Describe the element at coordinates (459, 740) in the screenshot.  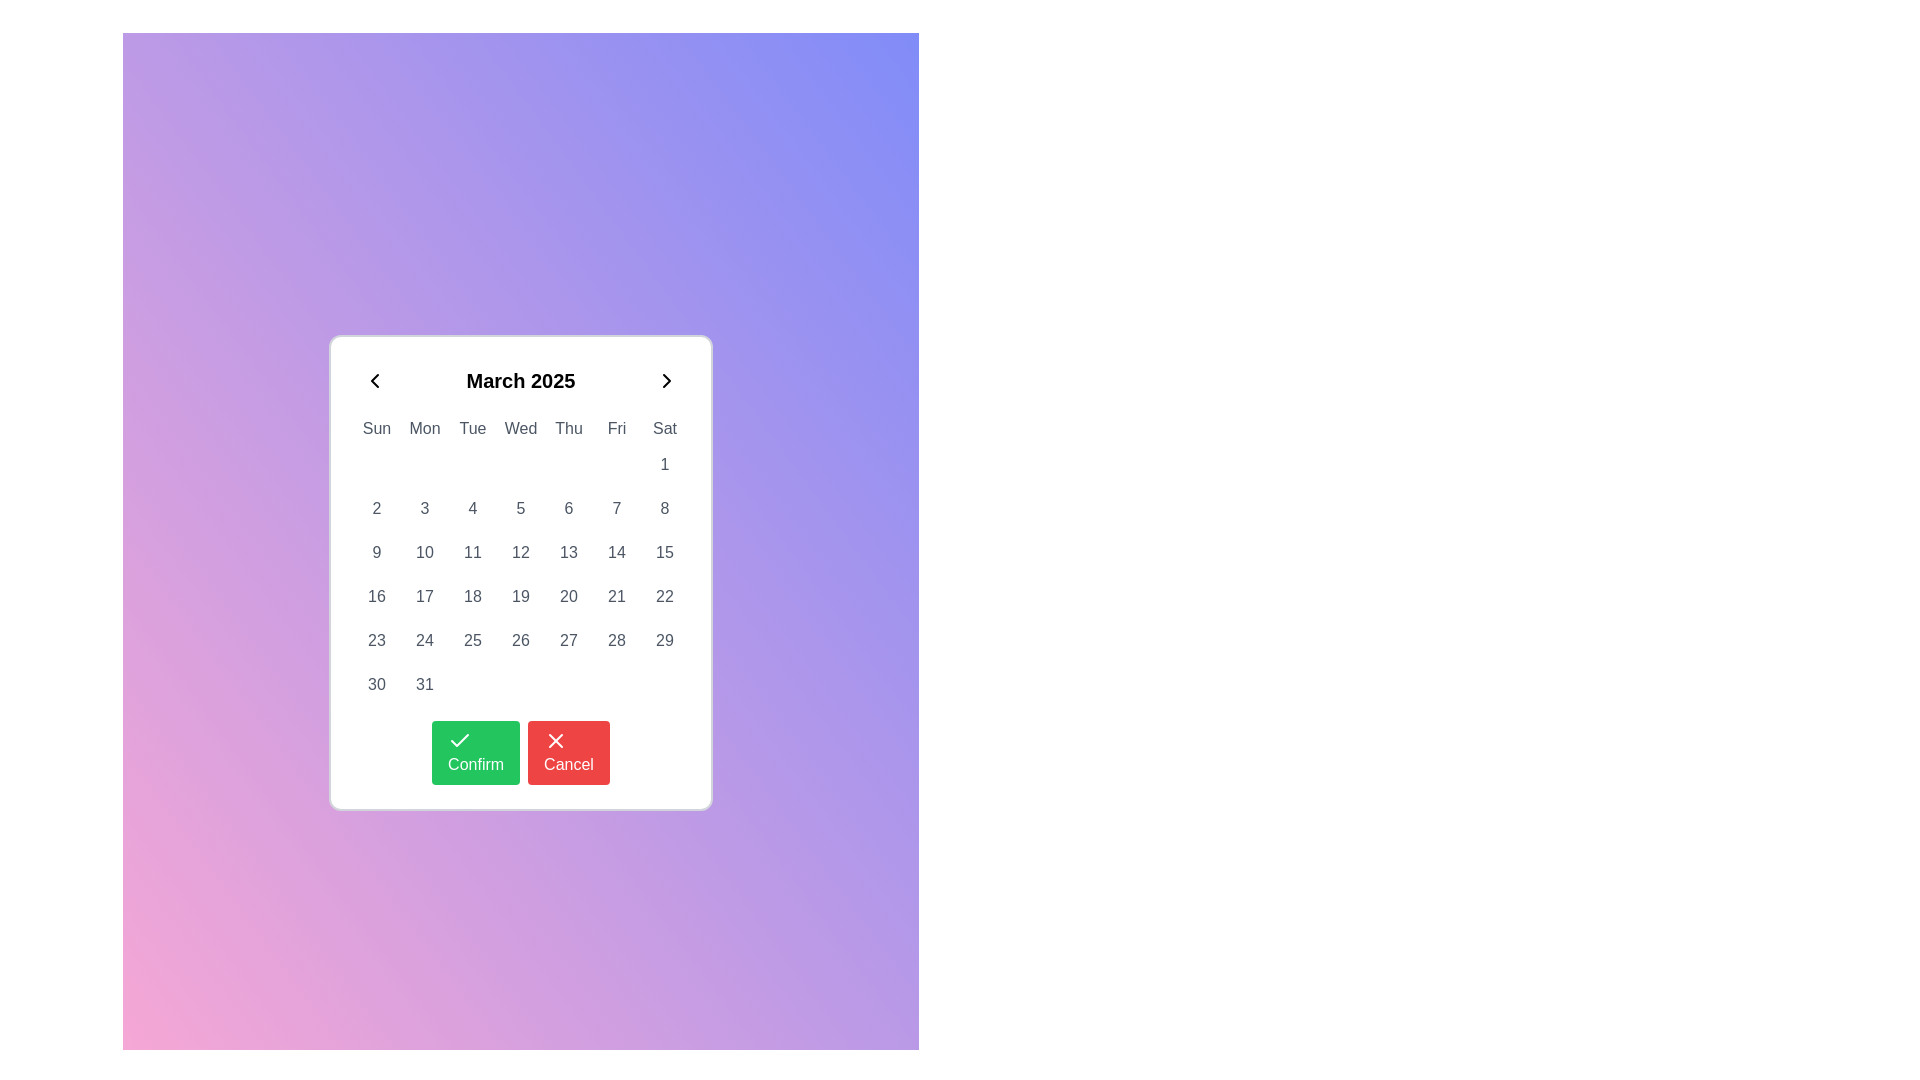
I see `the checkmark icon located inside the green rectangle of the 'Confirm' button at the bottom of the calendar interface` at that location.